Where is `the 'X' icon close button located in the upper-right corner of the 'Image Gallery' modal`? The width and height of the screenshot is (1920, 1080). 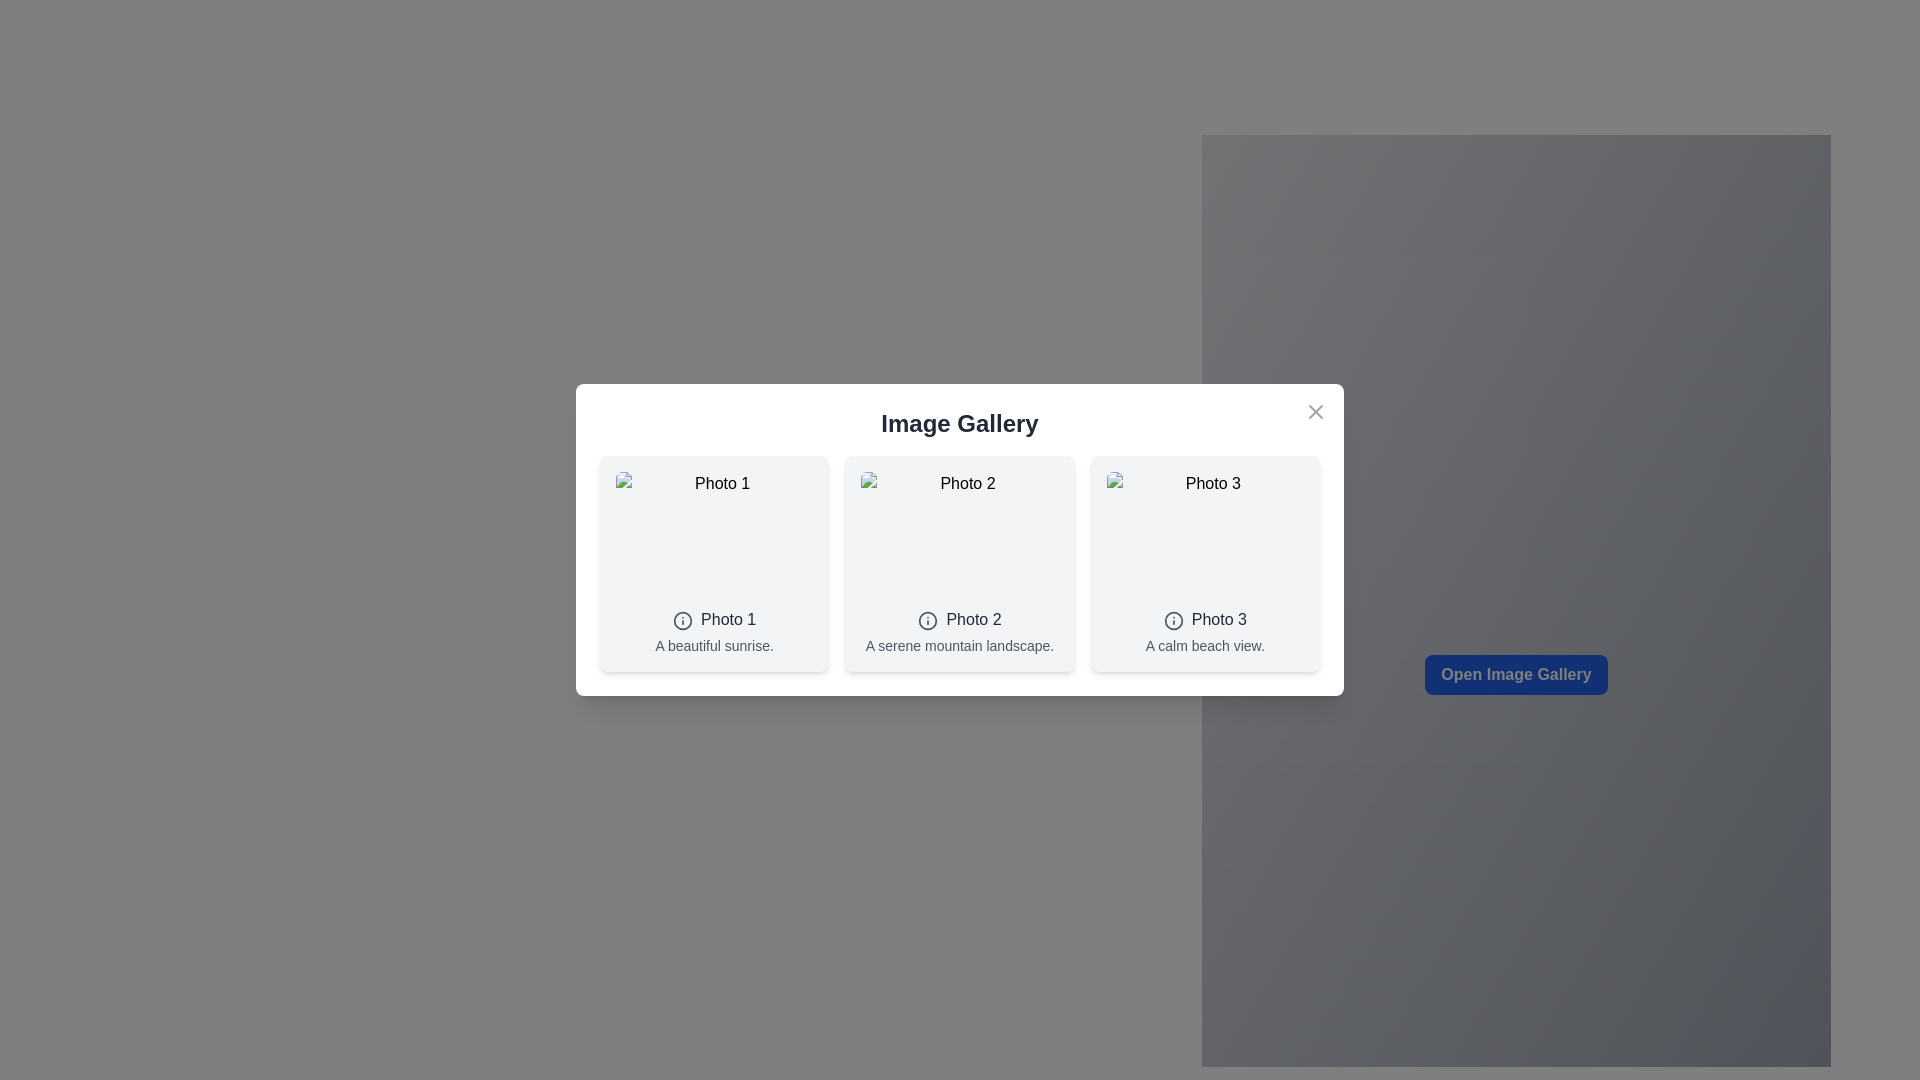
the 'X' icon close button located in the upper-right corner of the 'Image Gallery' modal is located at coordinates (1315, 411).